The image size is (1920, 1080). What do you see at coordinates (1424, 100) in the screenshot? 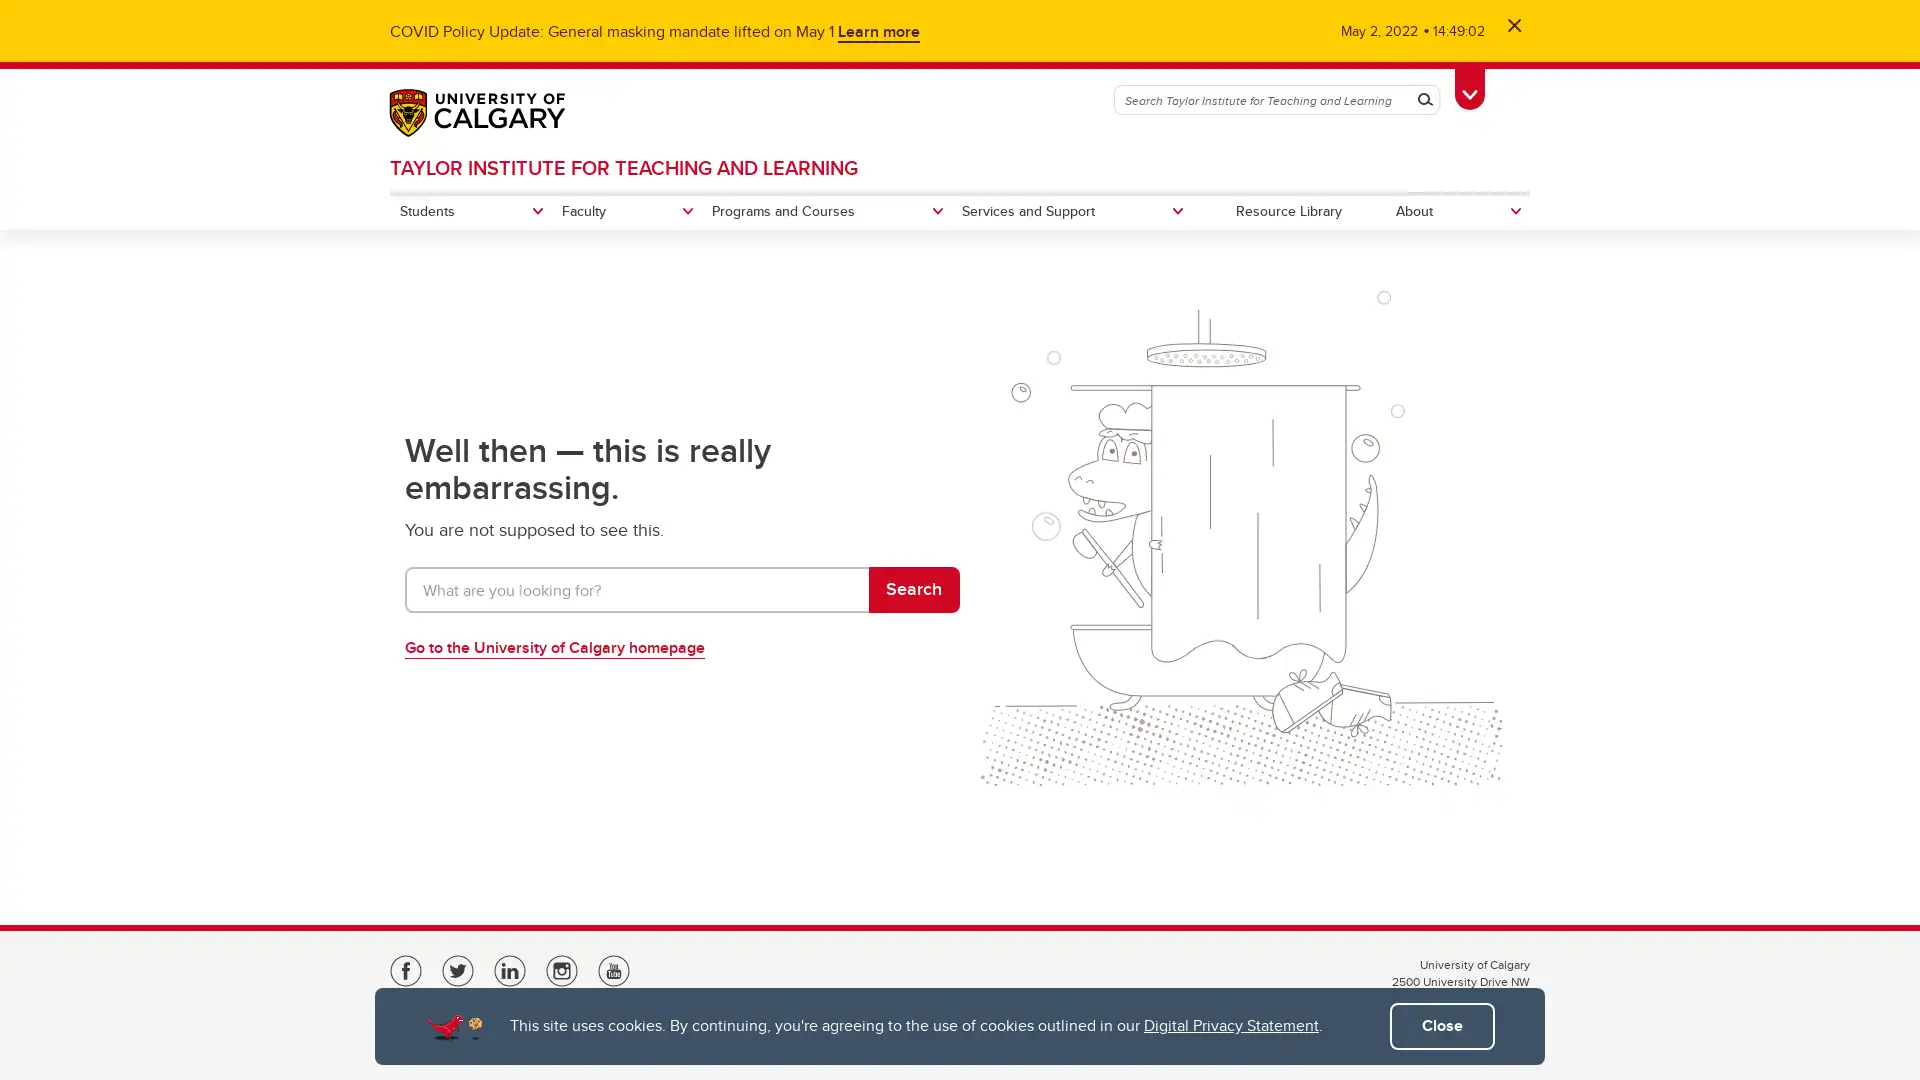
I see `Search` at bounding box center [1424, 100].